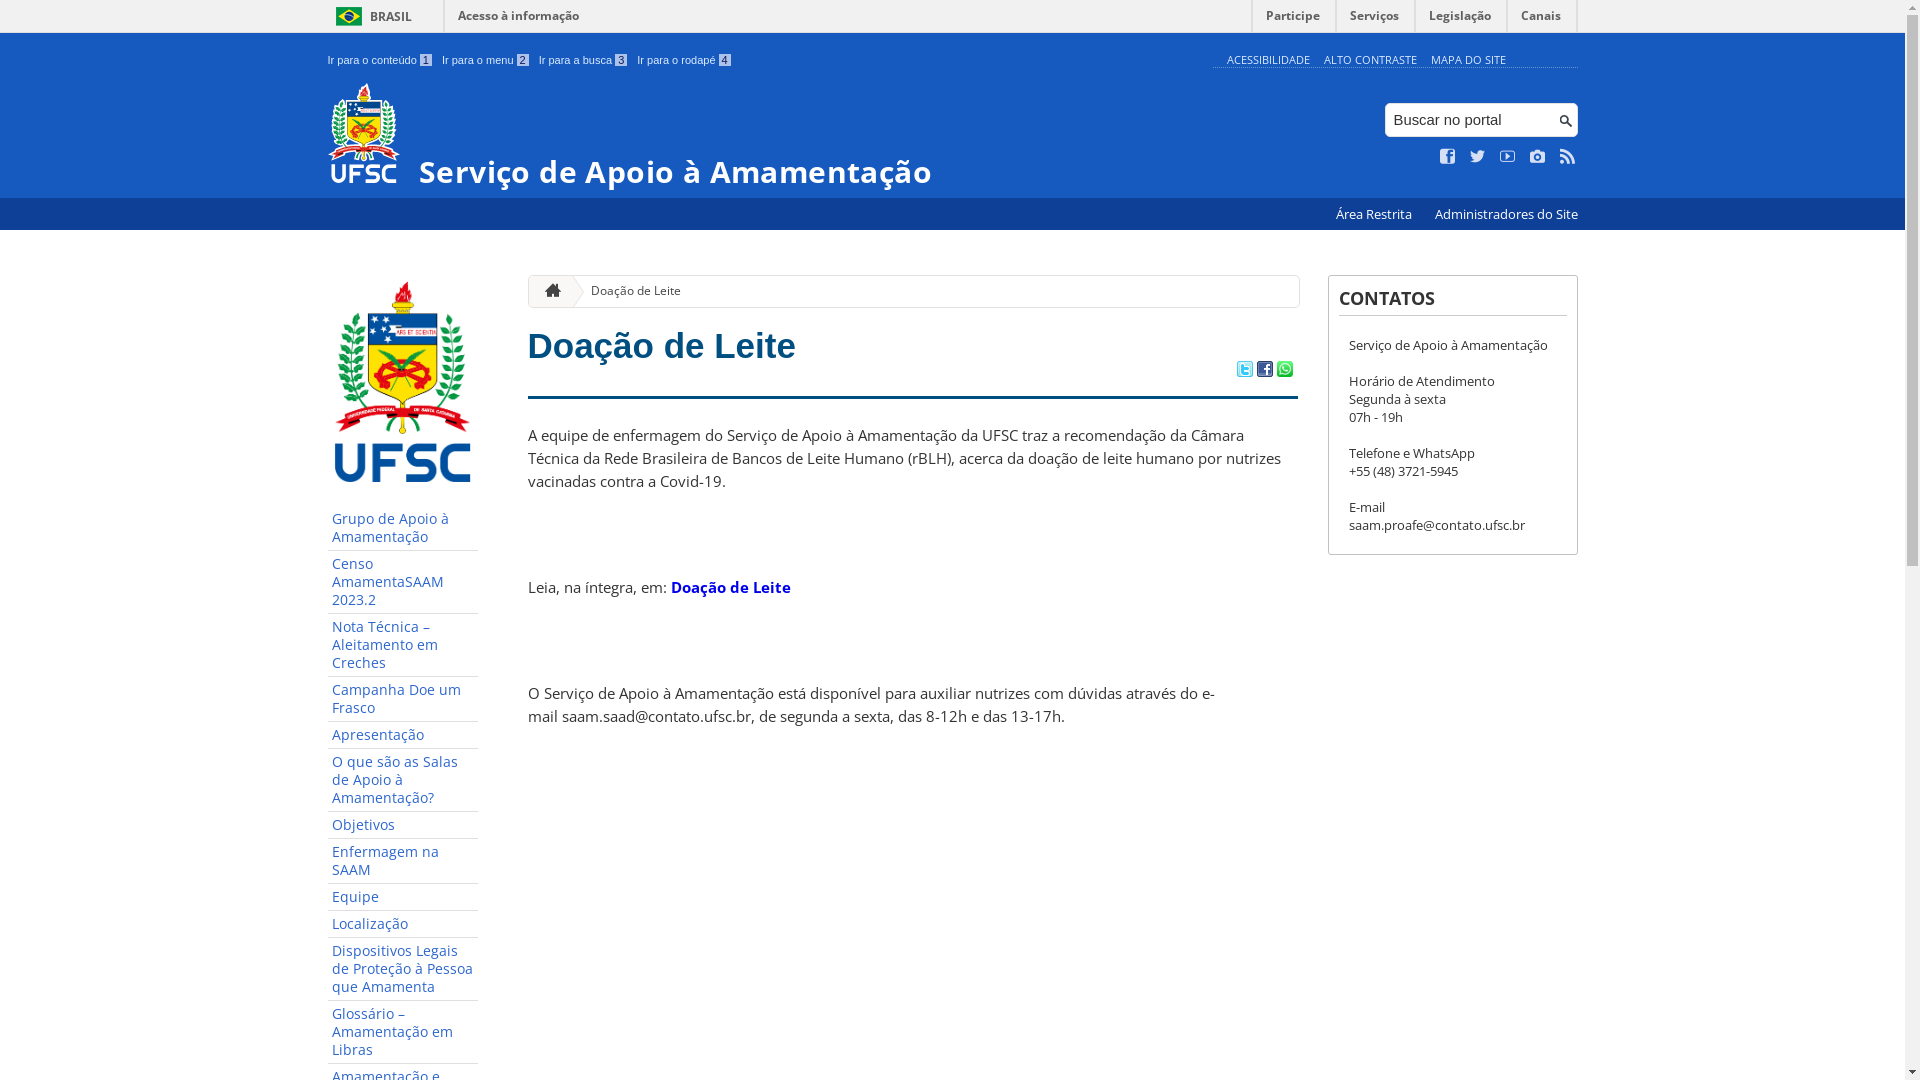  What do you see at coordinates (1266, 58) in the screenshot?
I see `'ACESSIBILIDADE'` at bounding box center [1266, 58].